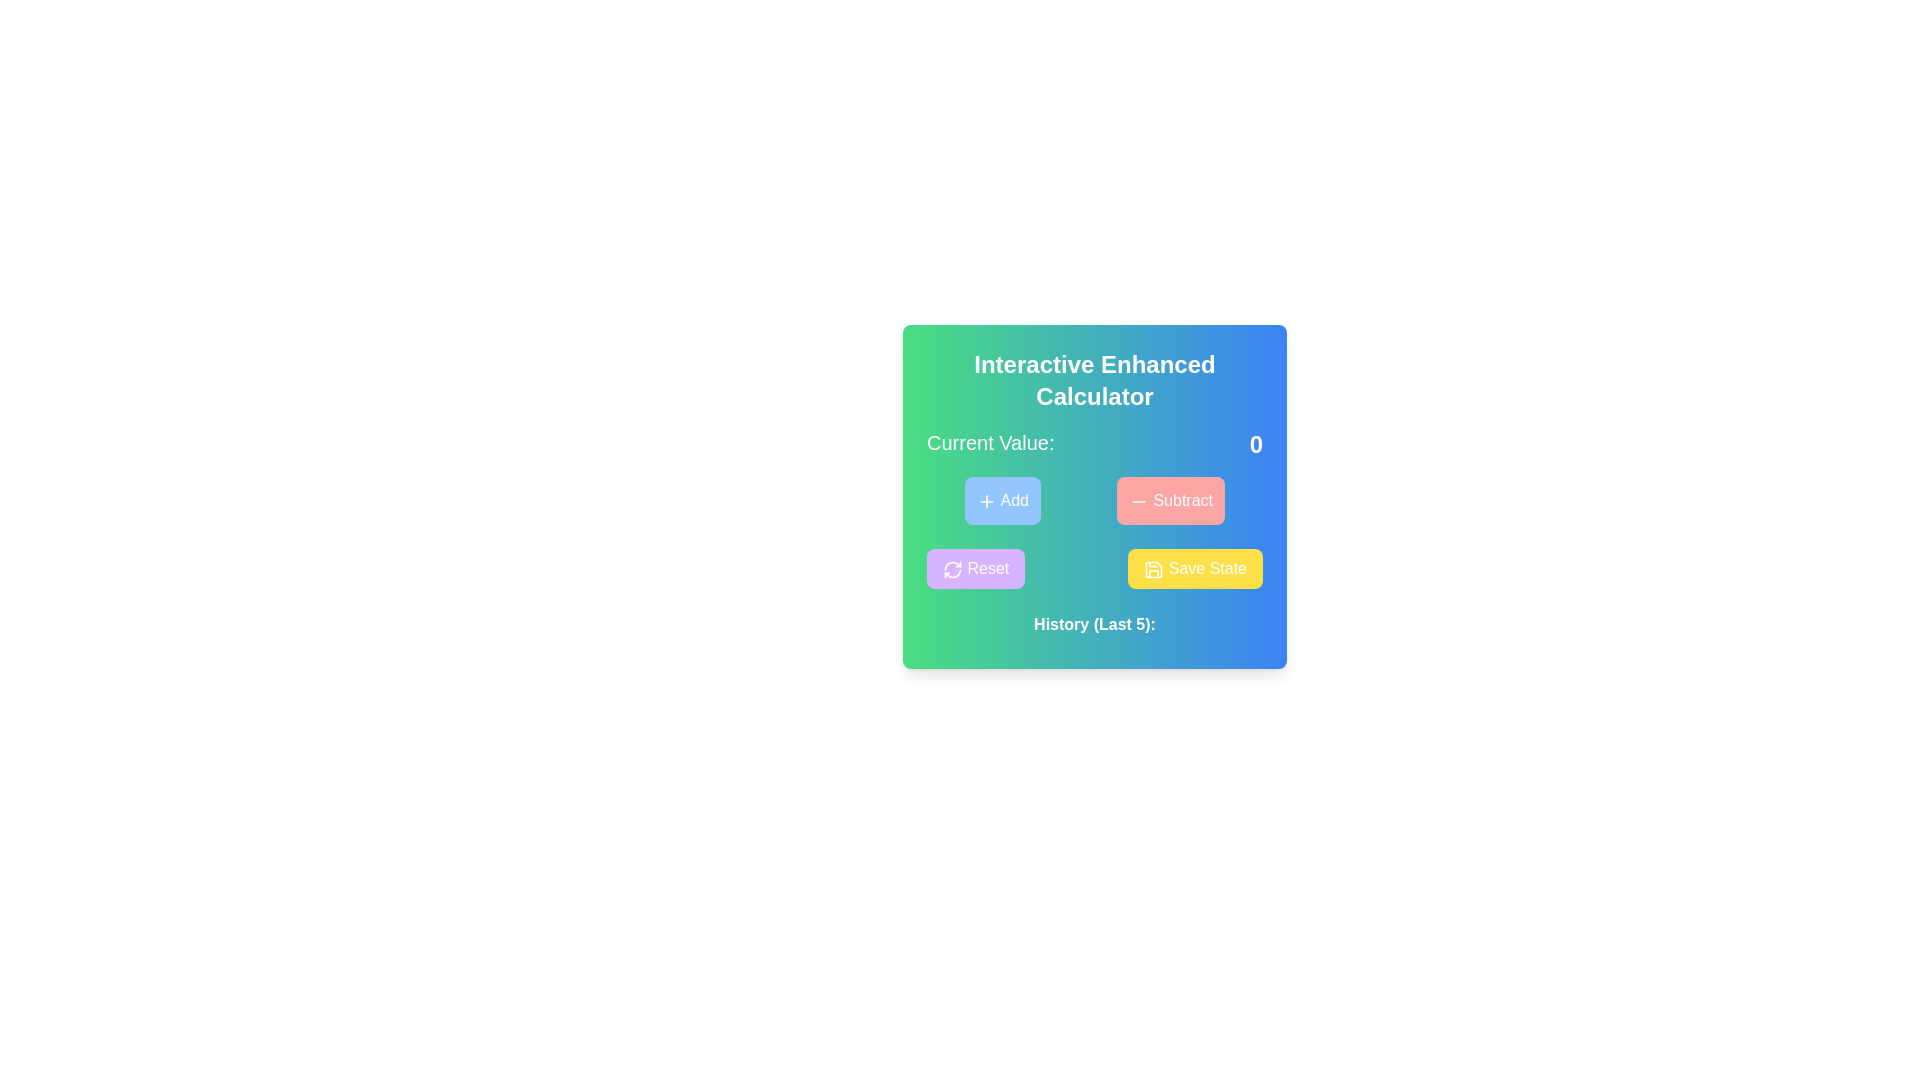 This screenshot has height=1080, width=1920. Describe the element at coordinates (1171, 500) in the screenshot. I see `the subtraction button, which is the second button in a row of two buttons positioned to the right of the 'Add' button in the calculator interface, to observe any interactive effects` at that location.